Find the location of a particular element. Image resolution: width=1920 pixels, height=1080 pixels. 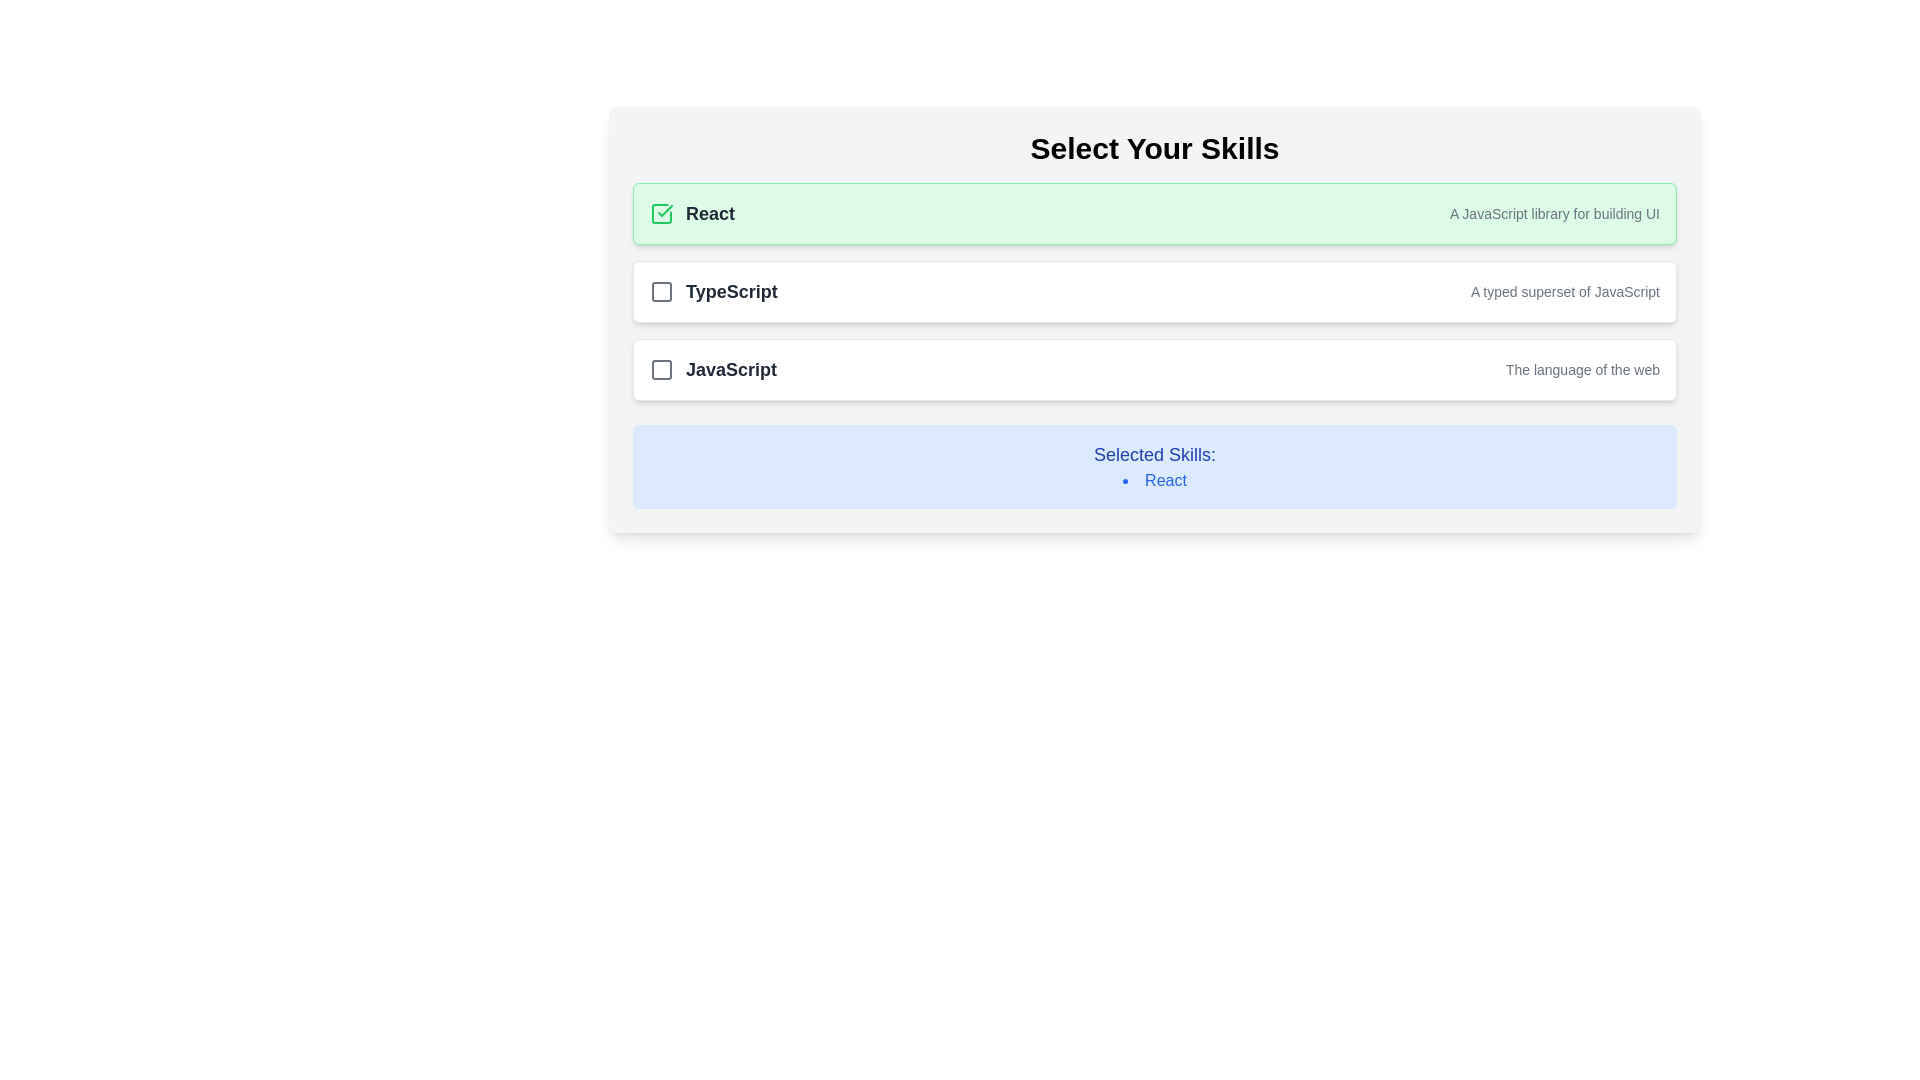

the green checkbox icon with a check mark that is positioned to the left of the text 'React' is located at coordinates (662, 213).